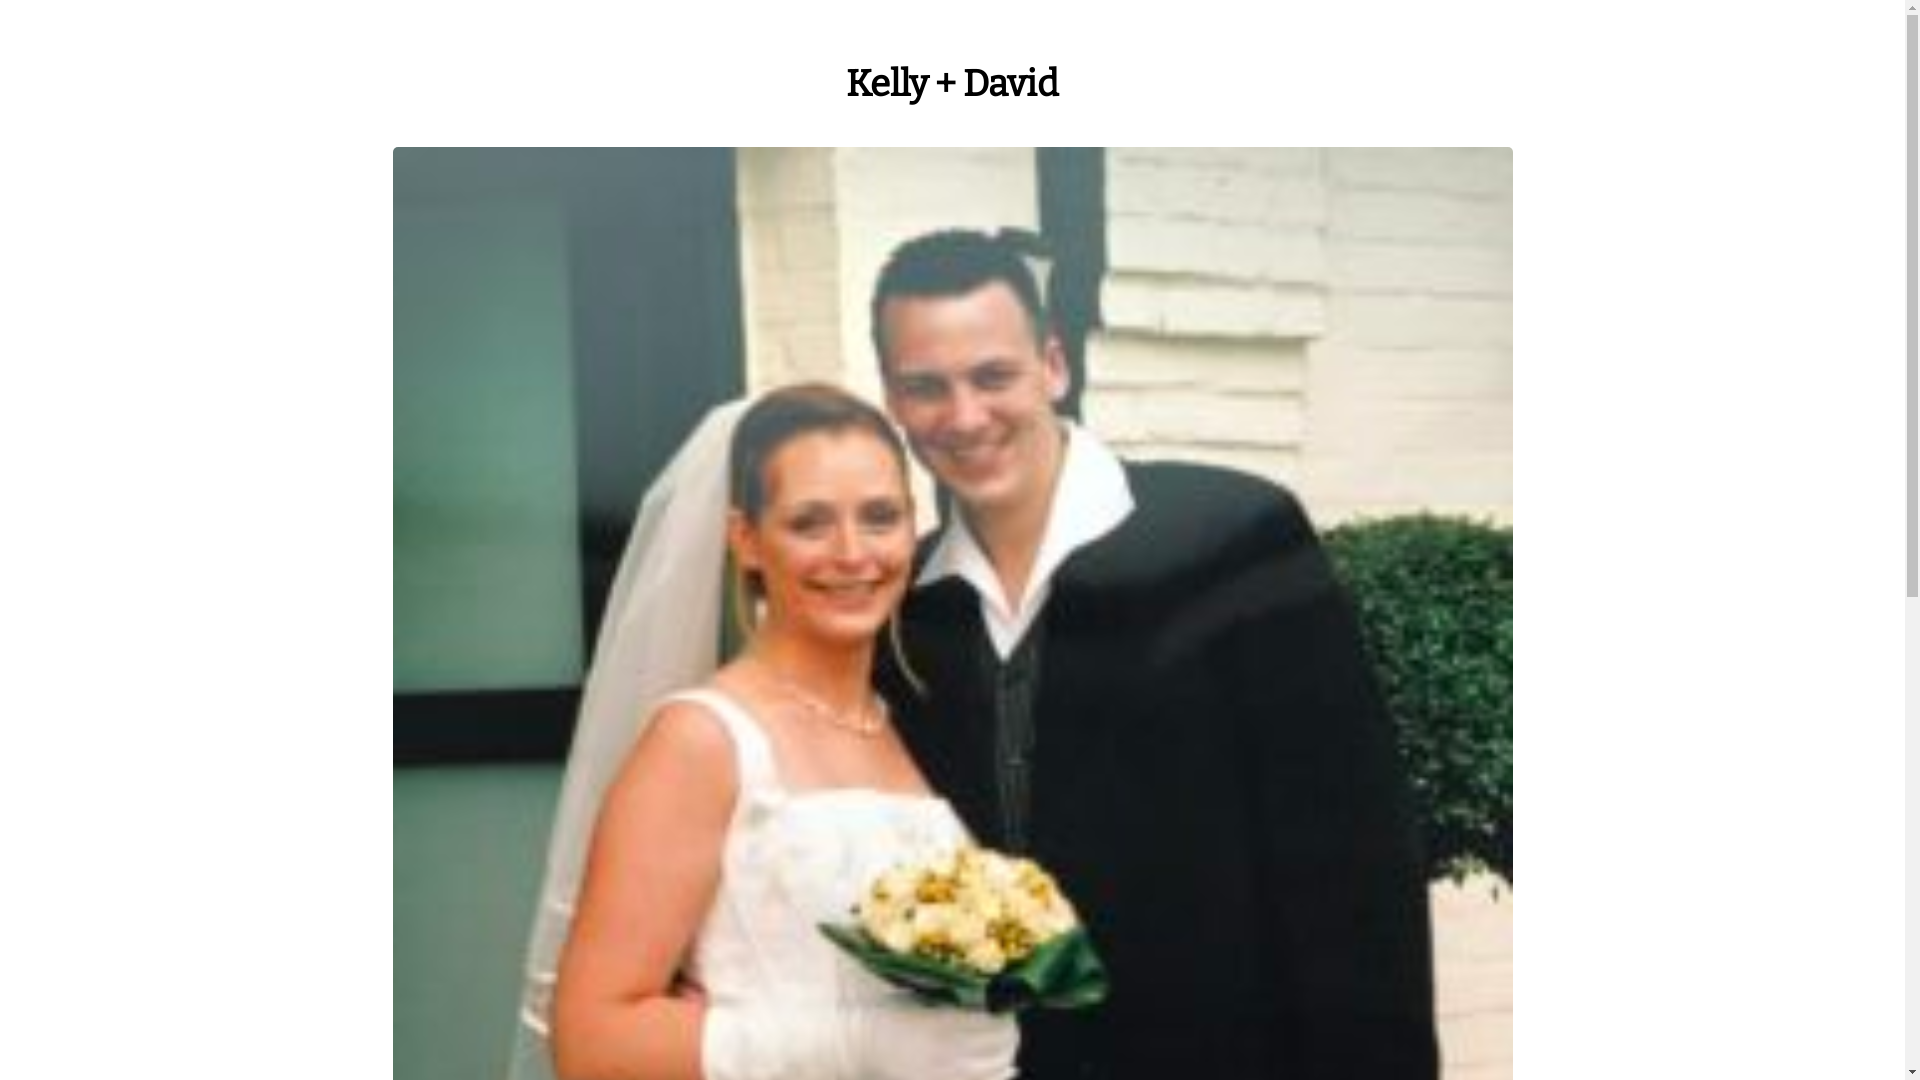 The height and width of the screenshot is (1080, 1920). Describe the element at coordinates (845, 83) in the screenshot. I see `'Kelly + David'` at that location.